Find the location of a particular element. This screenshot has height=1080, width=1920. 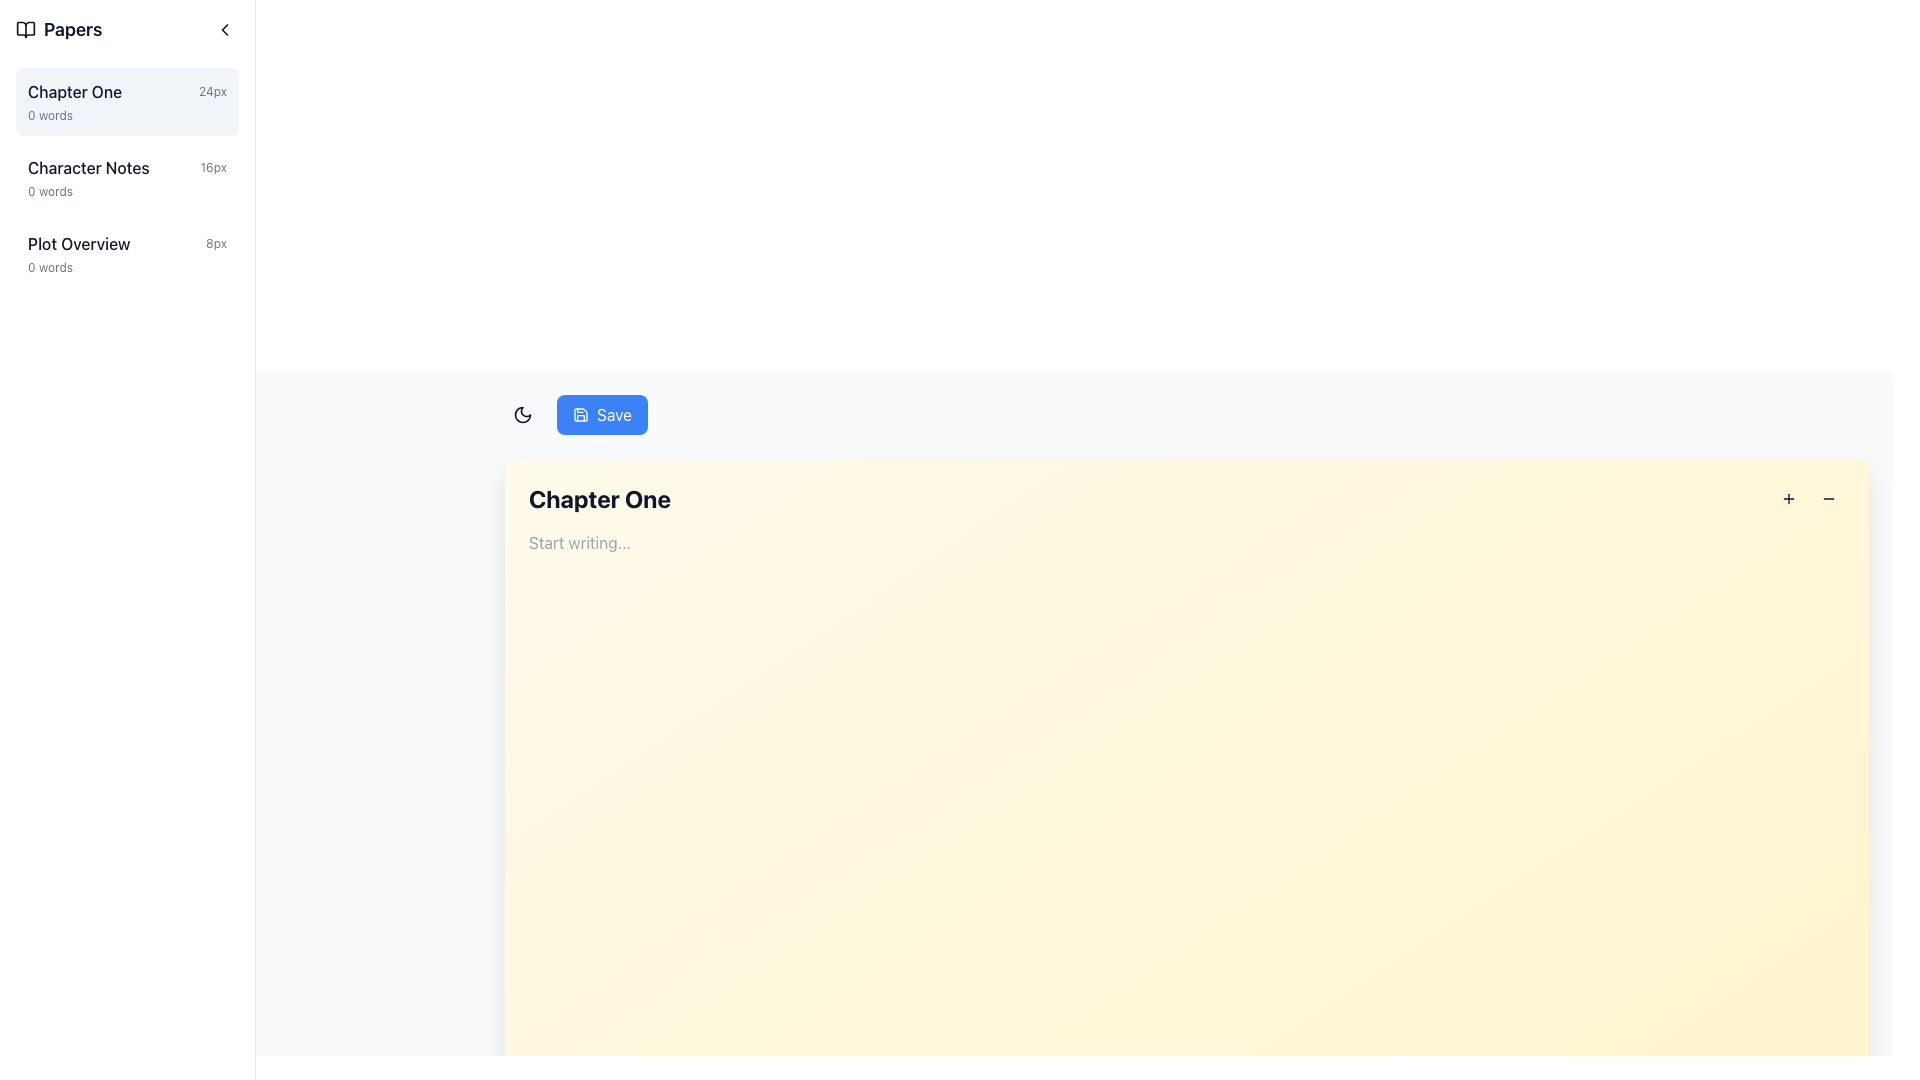

the circular crescent moon icon located to the left of the 'Save' button is located at coordinates (523, 414).